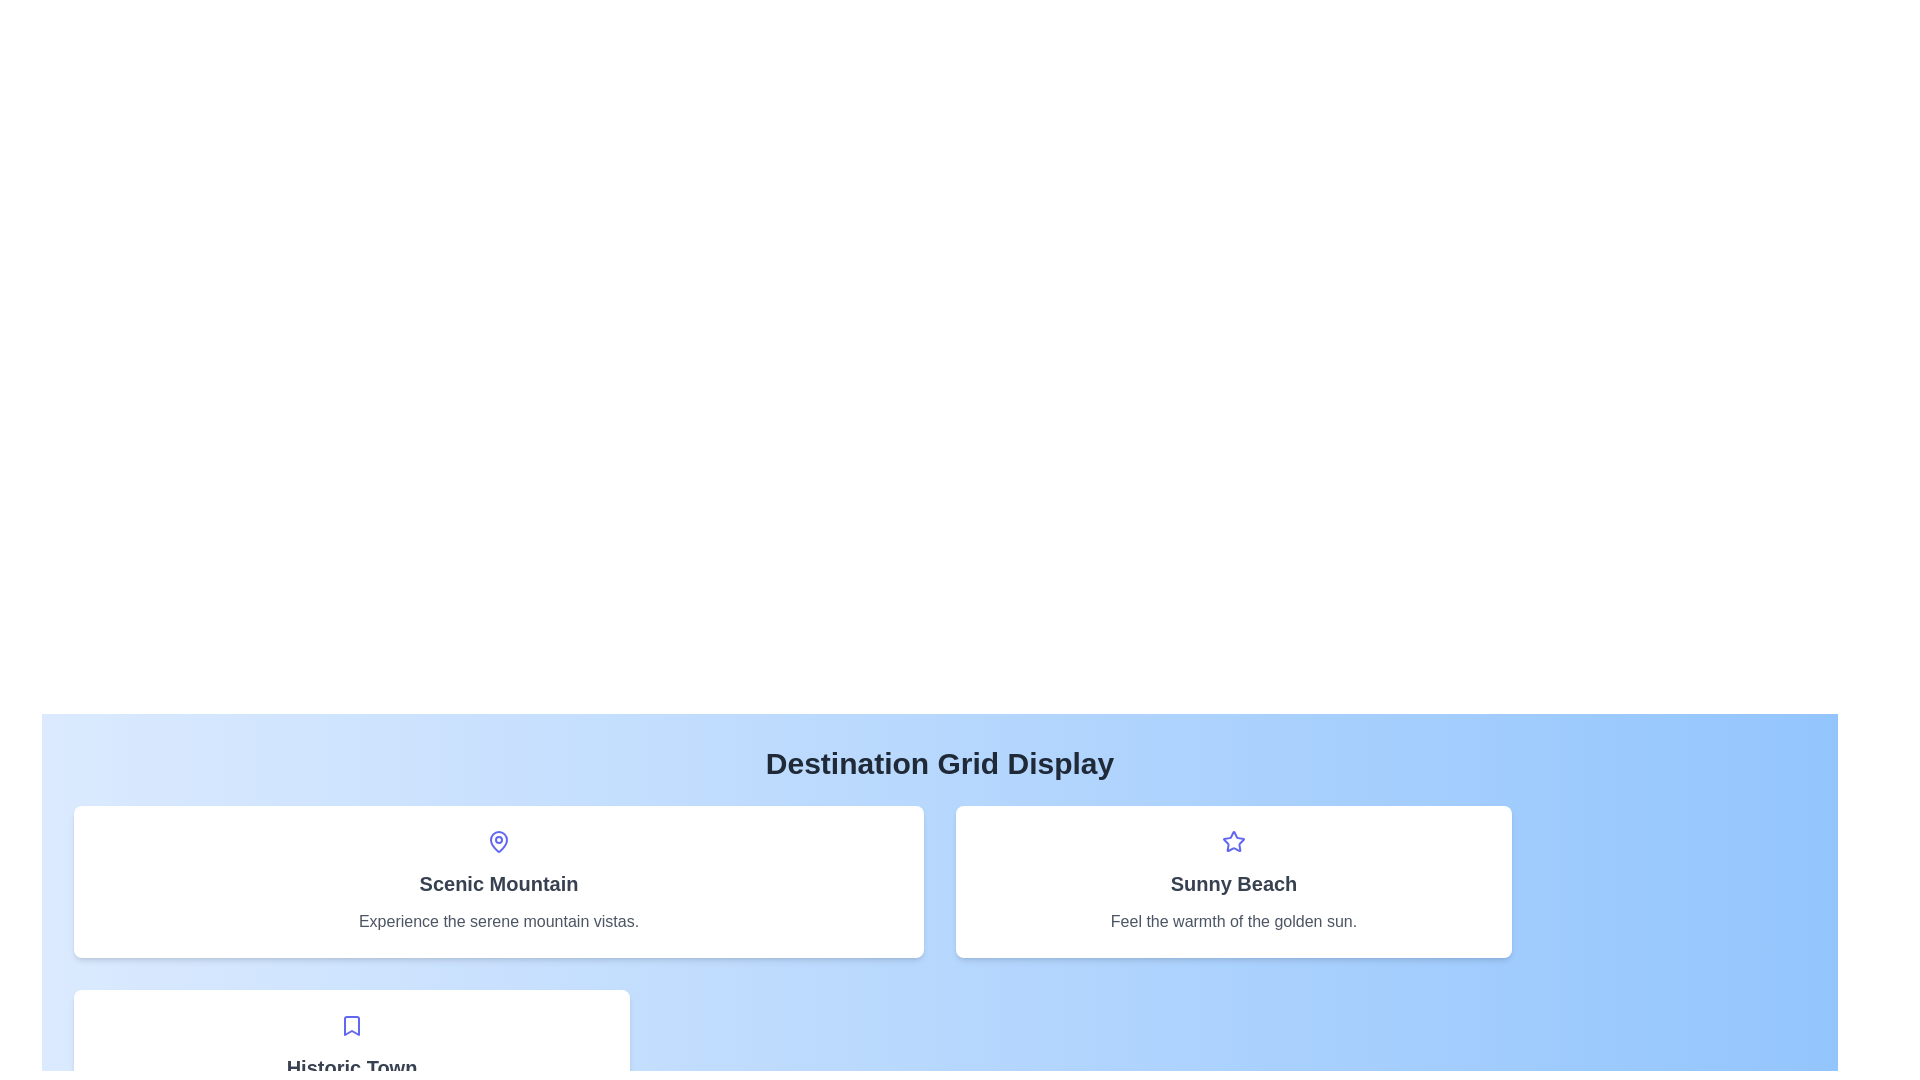 The height and width of the screenshot is (1080, 1920). I want to click on the descriptive text label that provides context about the 'Sunny Beach' section, located directly below the title and star icon, so click(1232, 921).